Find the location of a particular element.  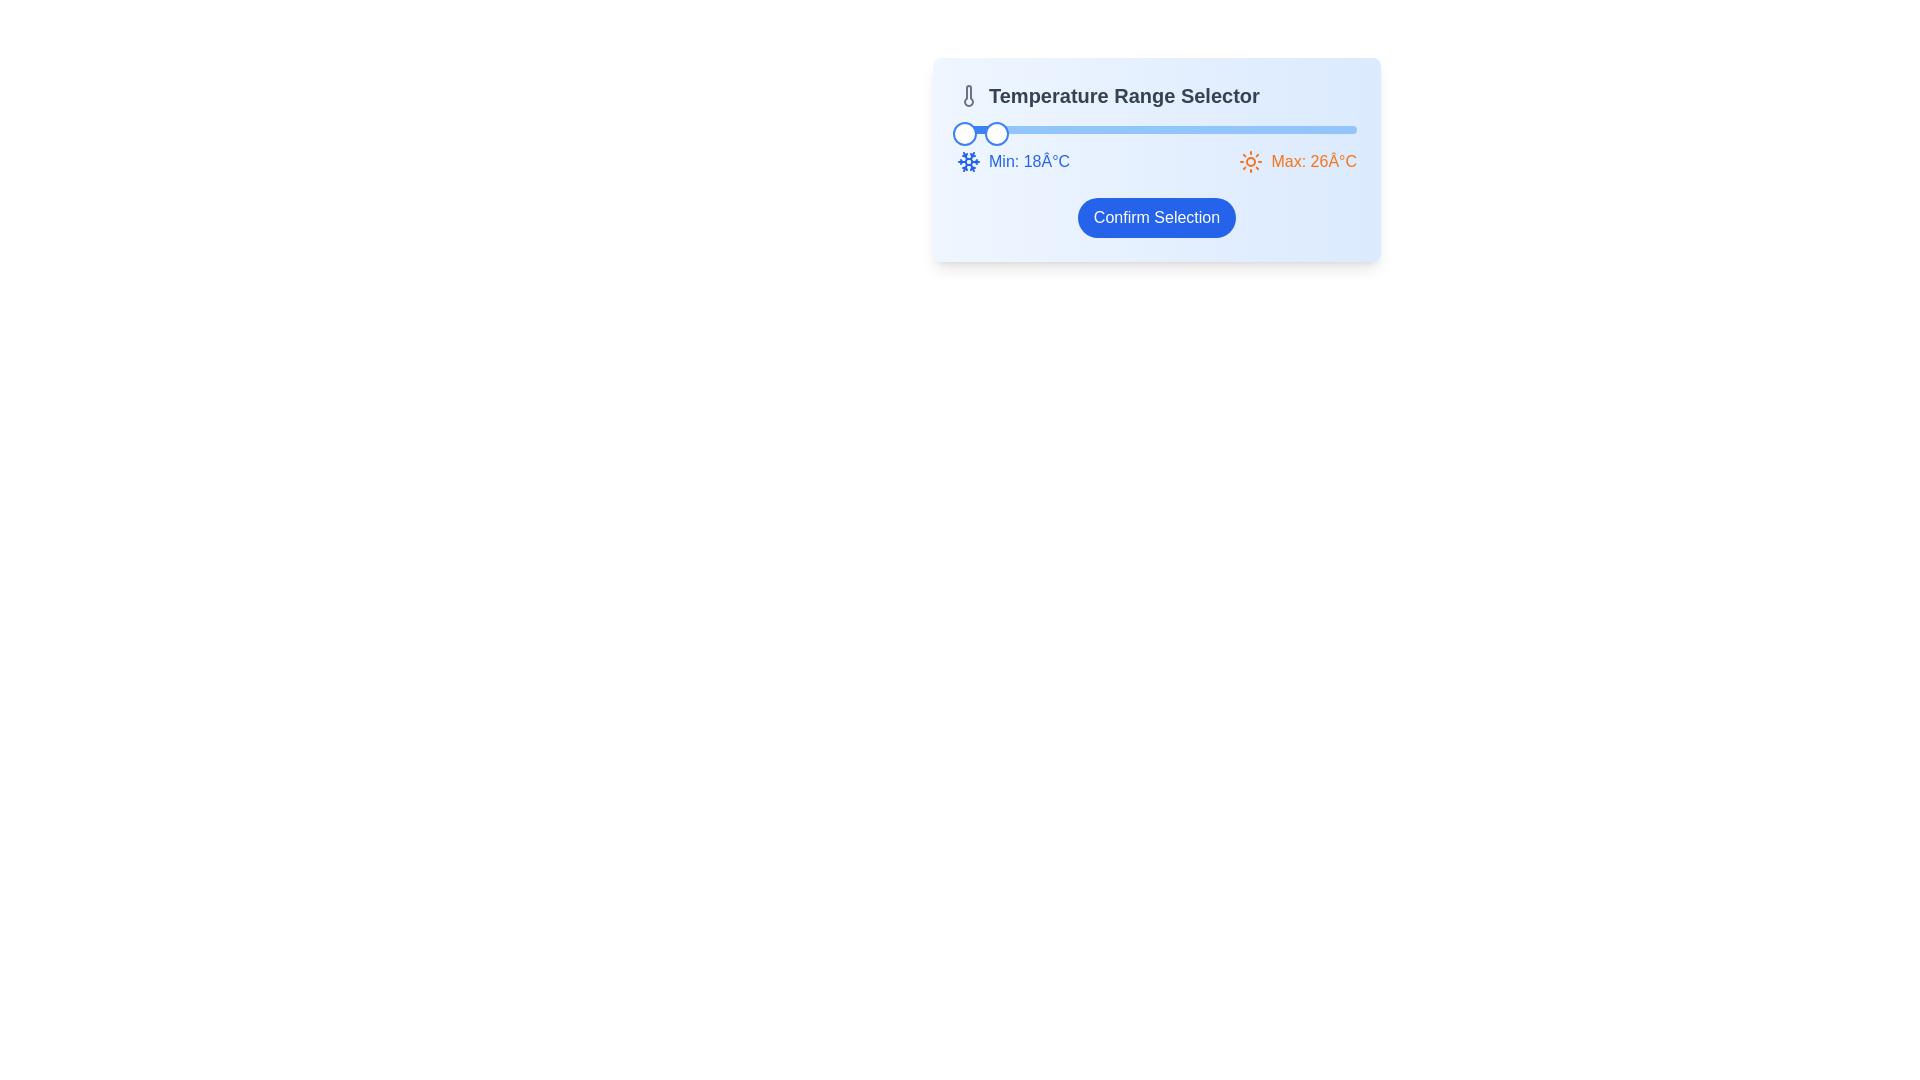

the orange sun icon located next to the text 'Max: 26°C', which features a circular center and radial lines, indicating a maximum temperature is located at coordinates (1250, 161).